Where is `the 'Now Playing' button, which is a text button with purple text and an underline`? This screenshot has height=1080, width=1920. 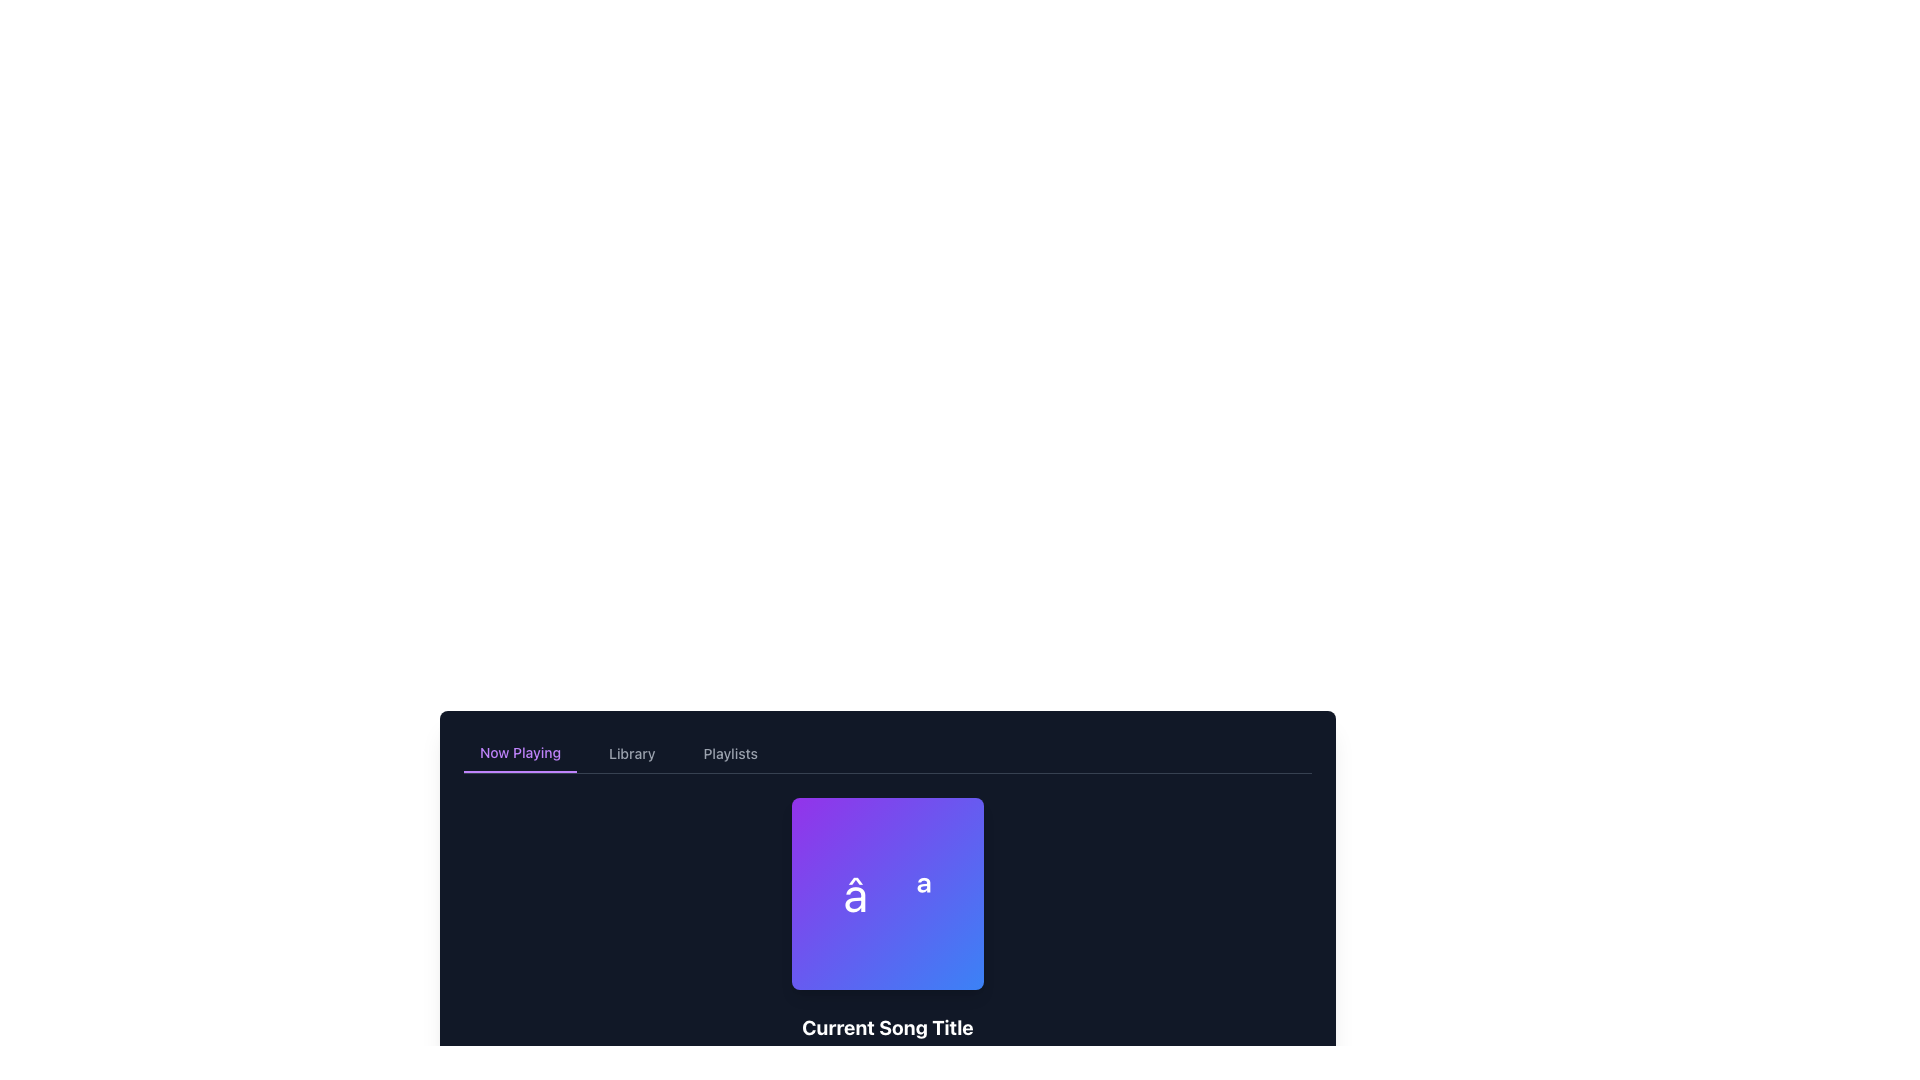
the 'Now Playing' button, which is a text button with purple text and an underline is located at coordinates (520, 753).